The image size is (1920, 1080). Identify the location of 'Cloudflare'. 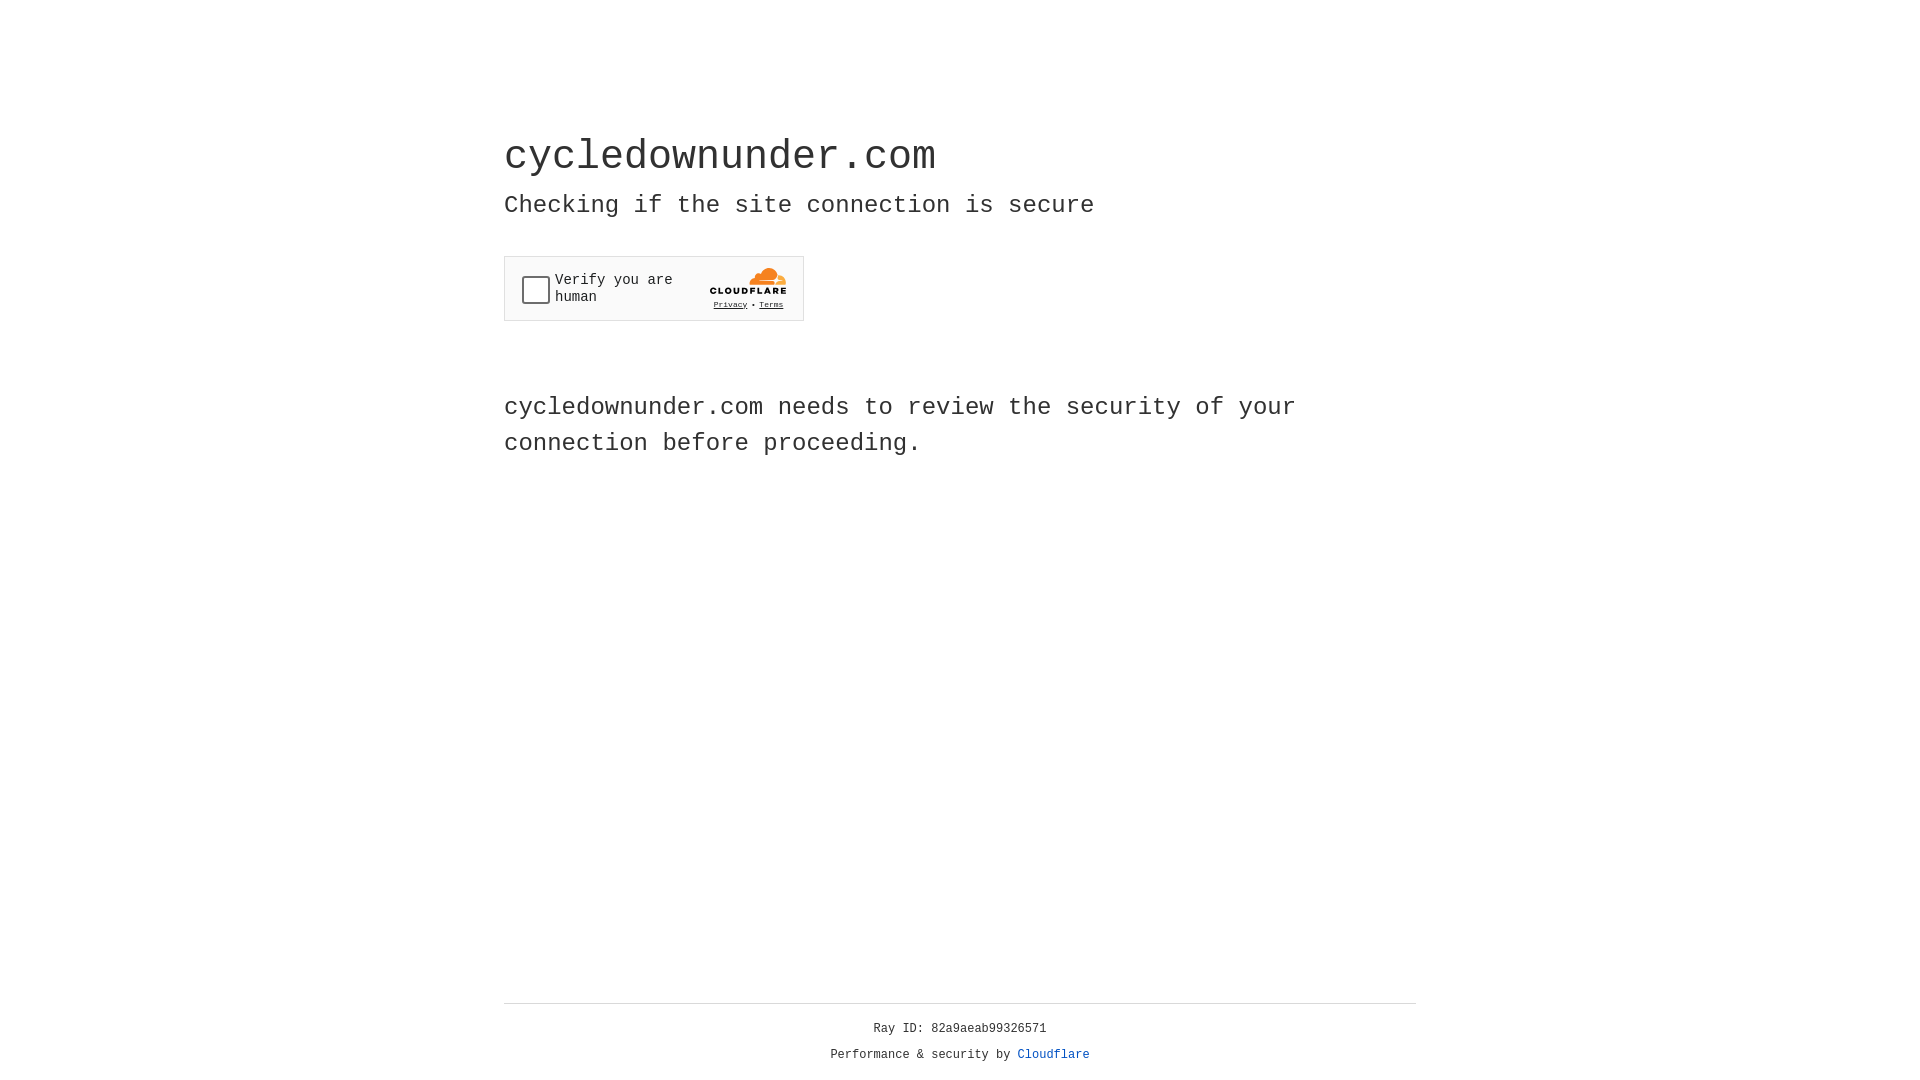
(1053, 1054).